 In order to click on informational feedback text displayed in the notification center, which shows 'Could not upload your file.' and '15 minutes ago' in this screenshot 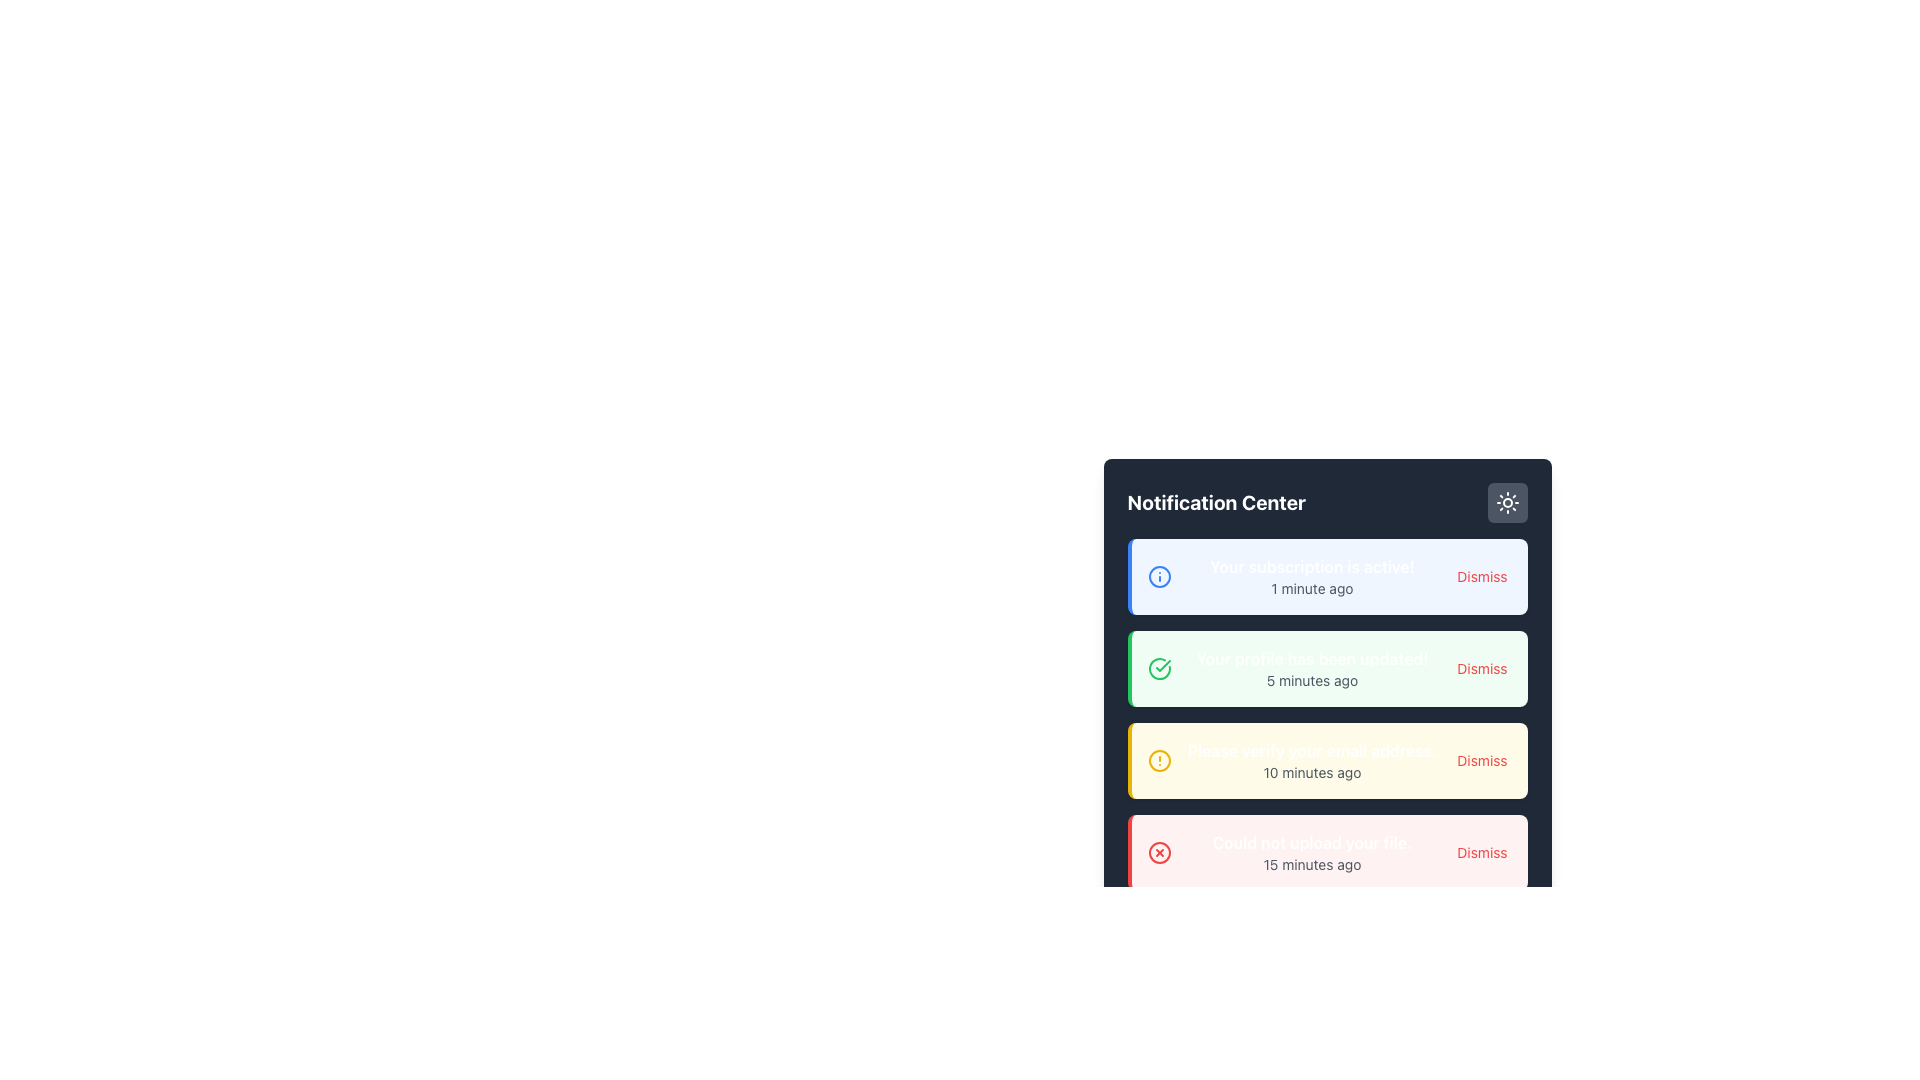, I will do `click(1312, 852)`.